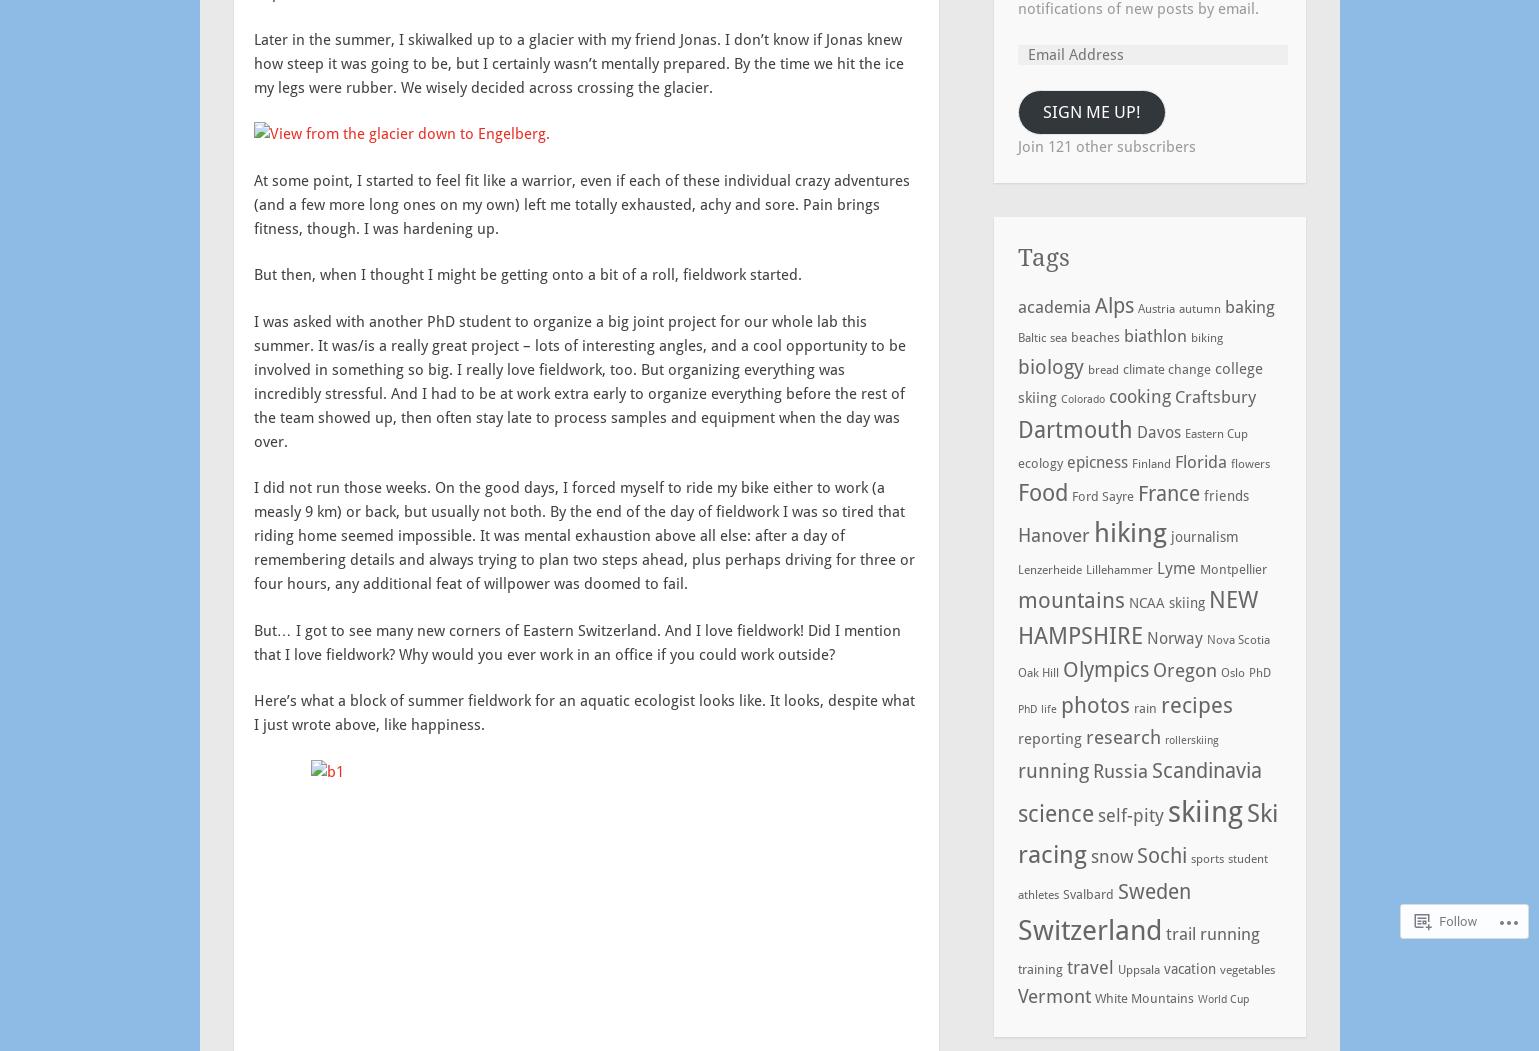  I want to click on 'Sign me up!', so click(1041, 110).